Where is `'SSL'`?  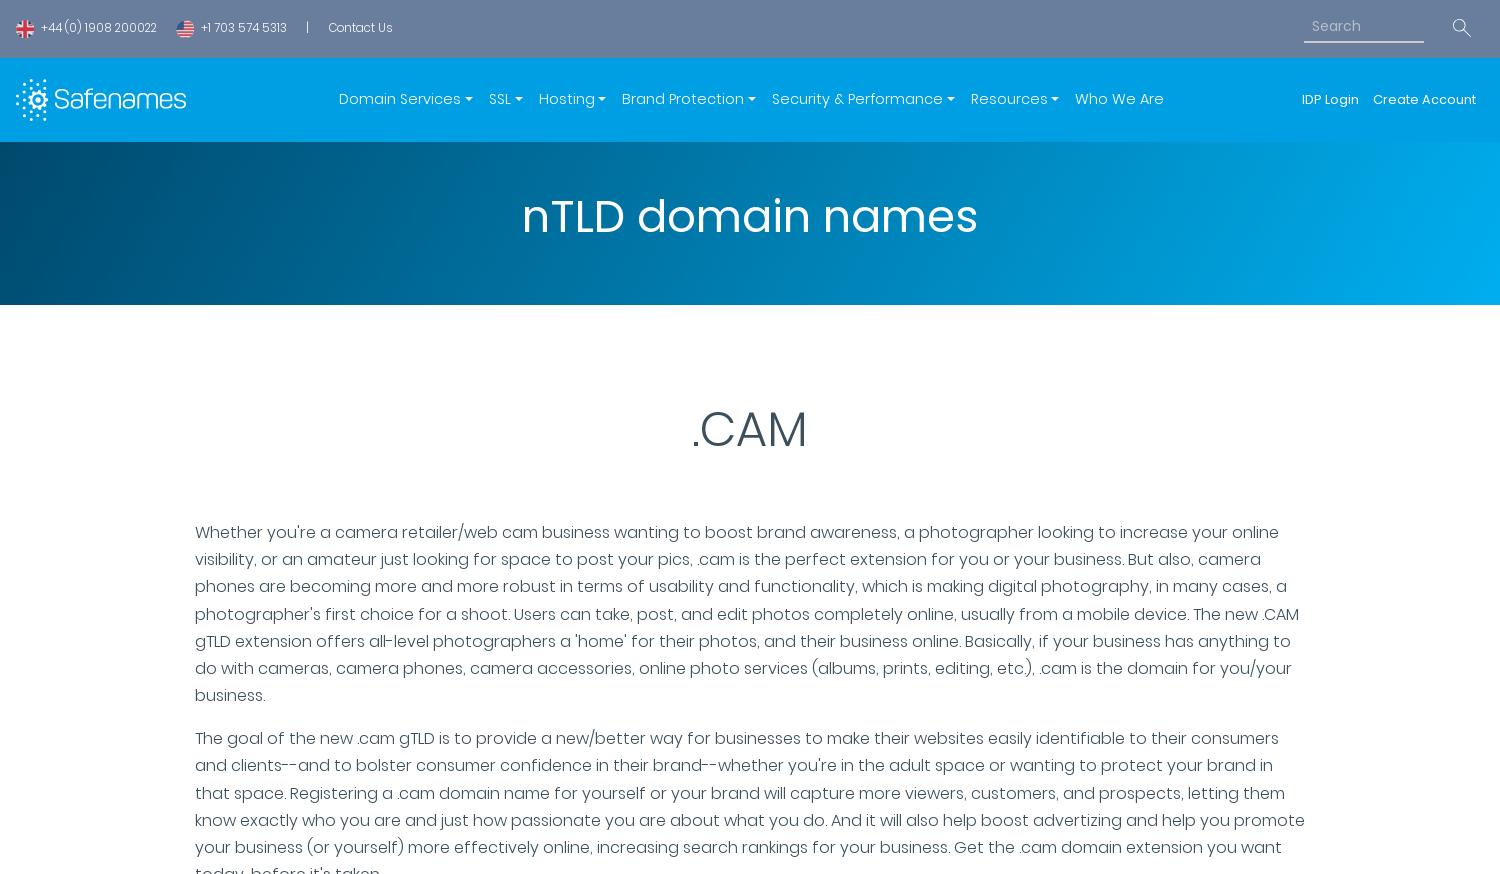 'SSL' is located at coordinates (488, 99).